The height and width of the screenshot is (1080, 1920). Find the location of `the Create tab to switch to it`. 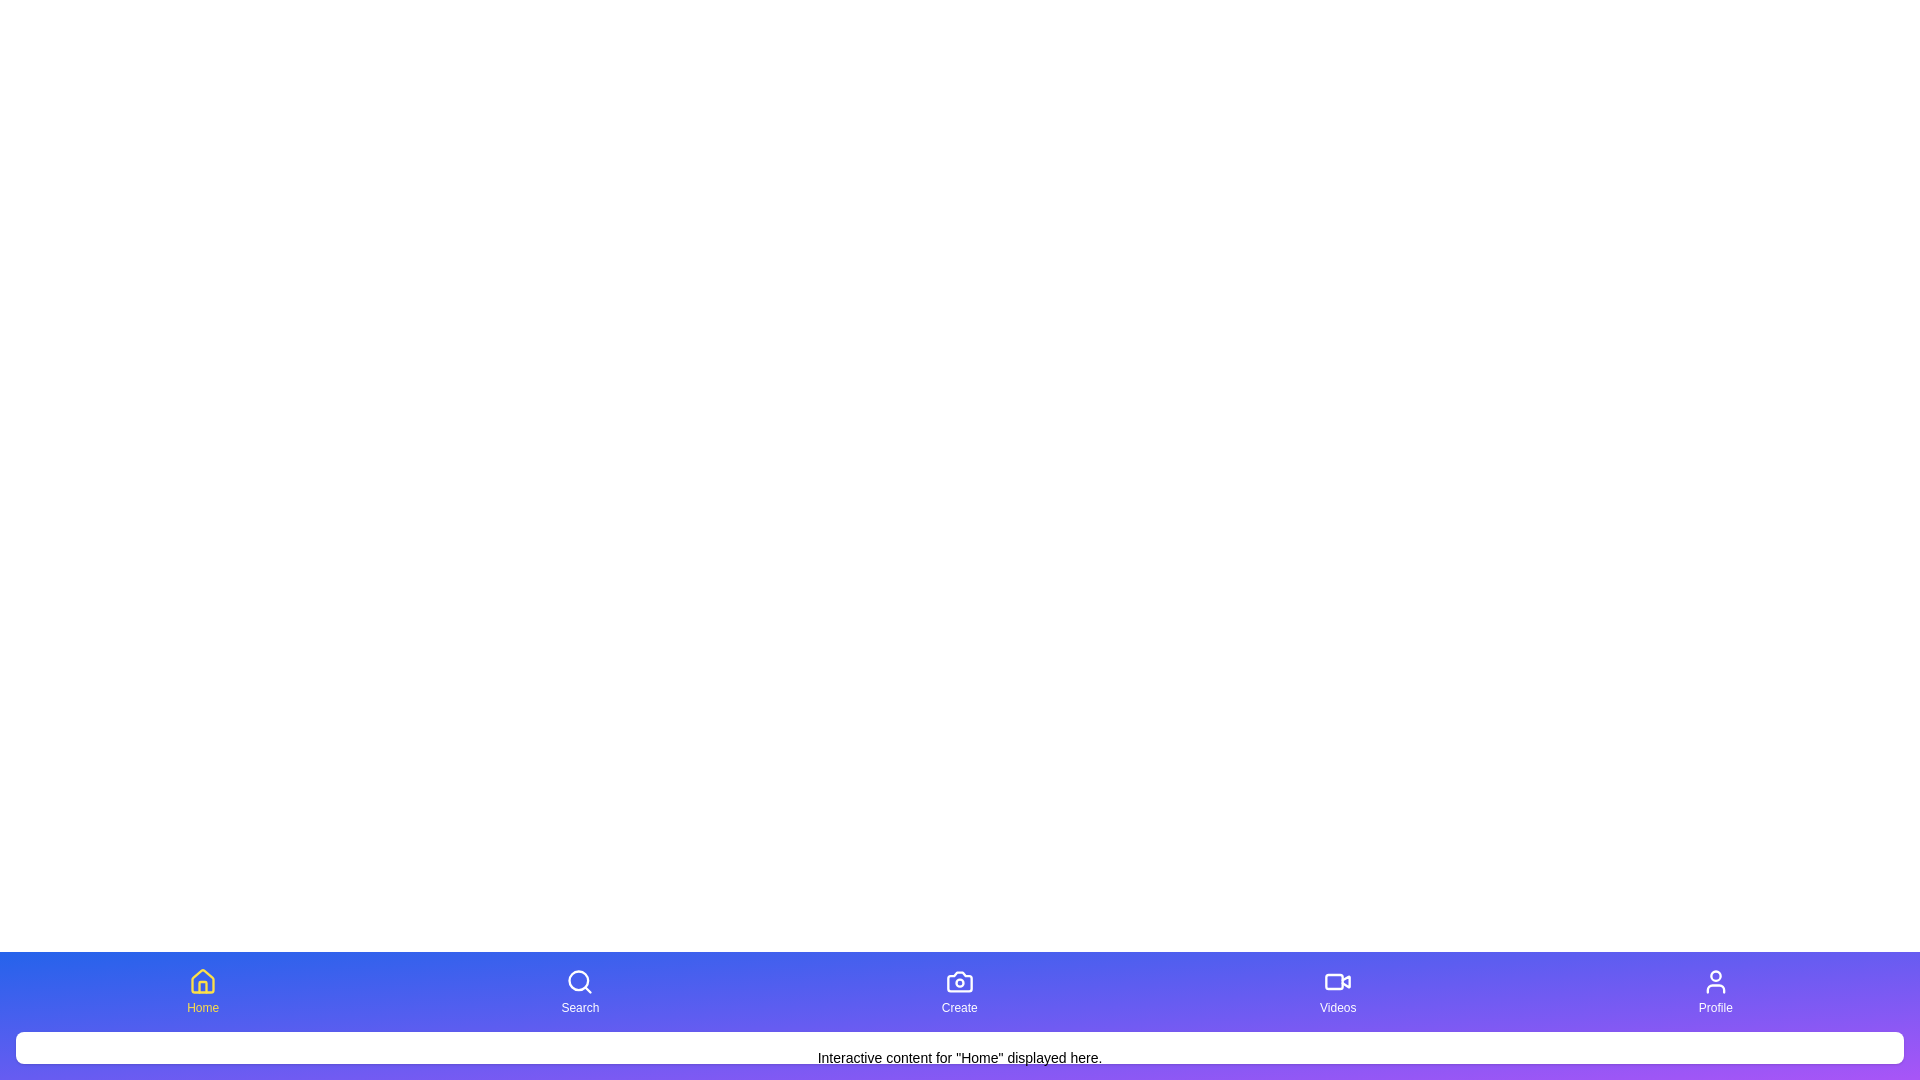

the Create tab to switch to it is located at coordinates (960, 991).